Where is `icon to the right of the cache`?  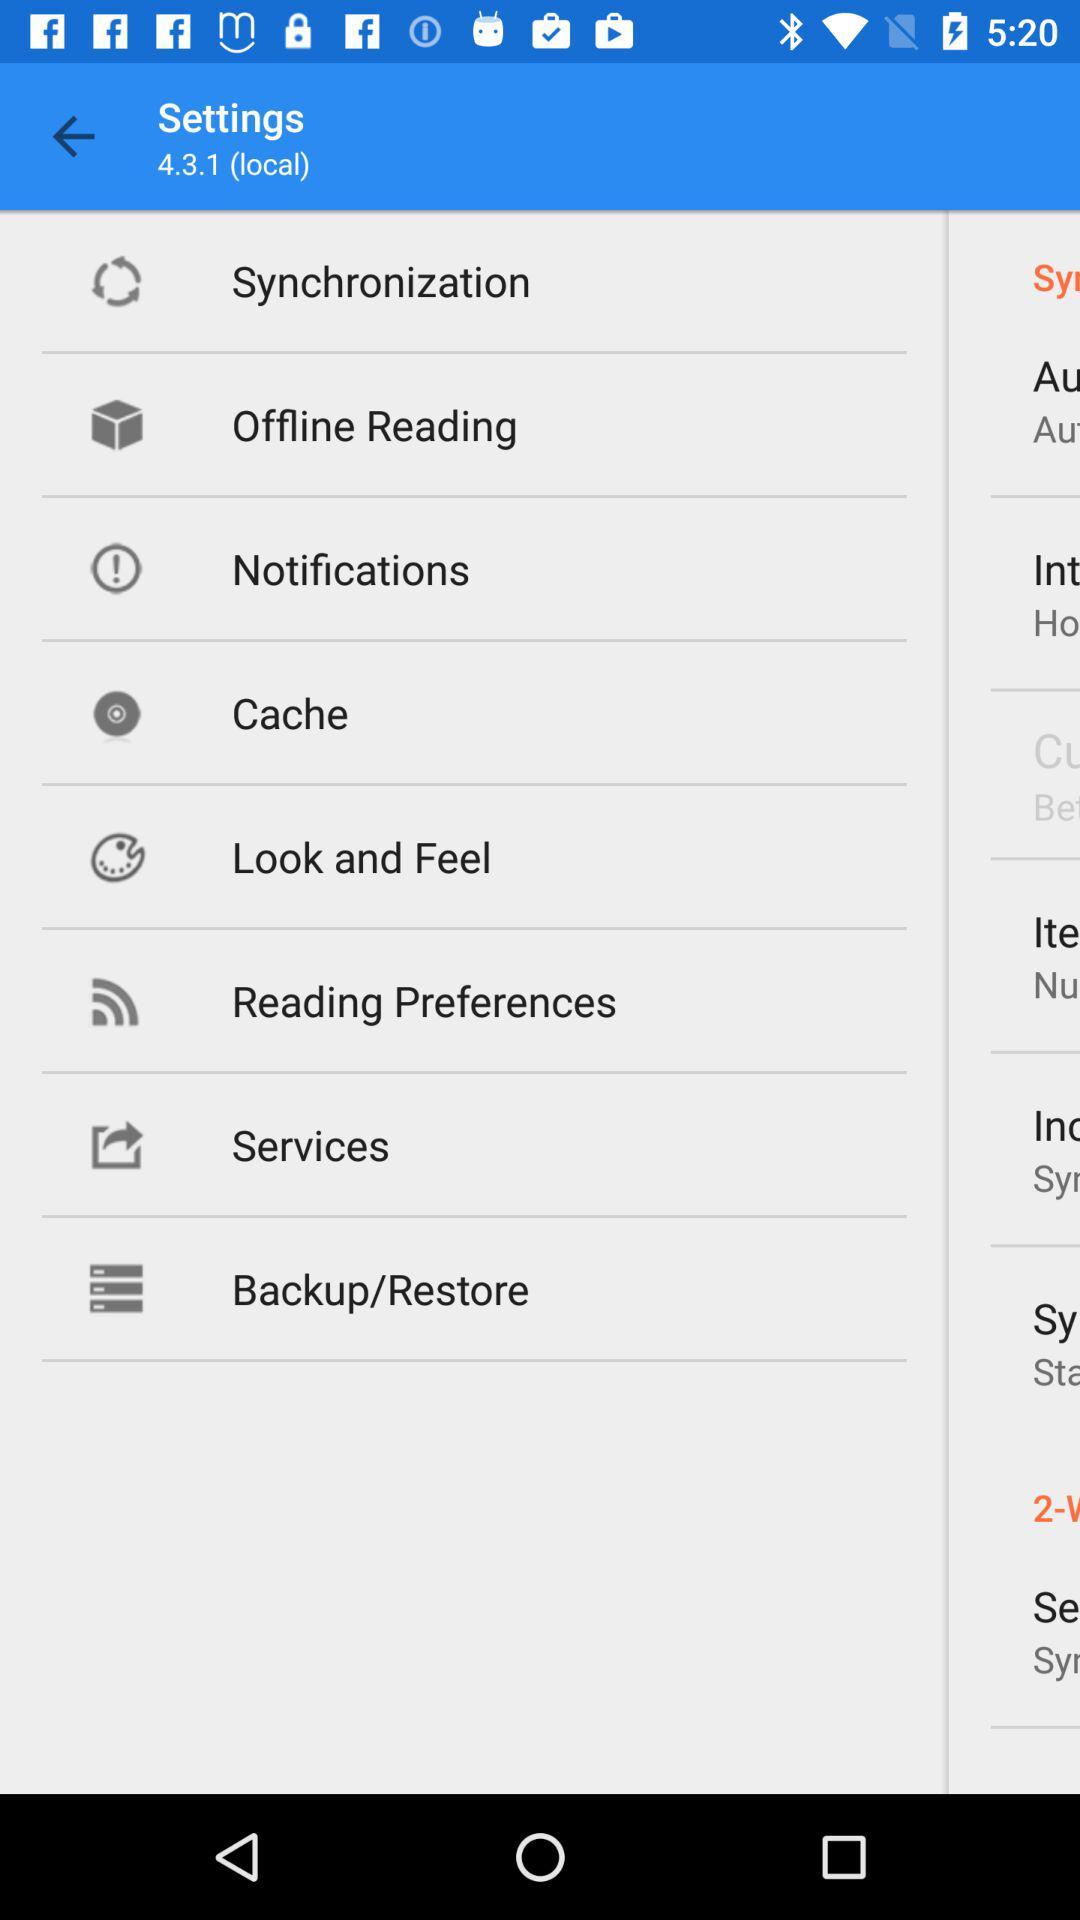
icon to the right of the cache is located at coordinates (1055, 748).